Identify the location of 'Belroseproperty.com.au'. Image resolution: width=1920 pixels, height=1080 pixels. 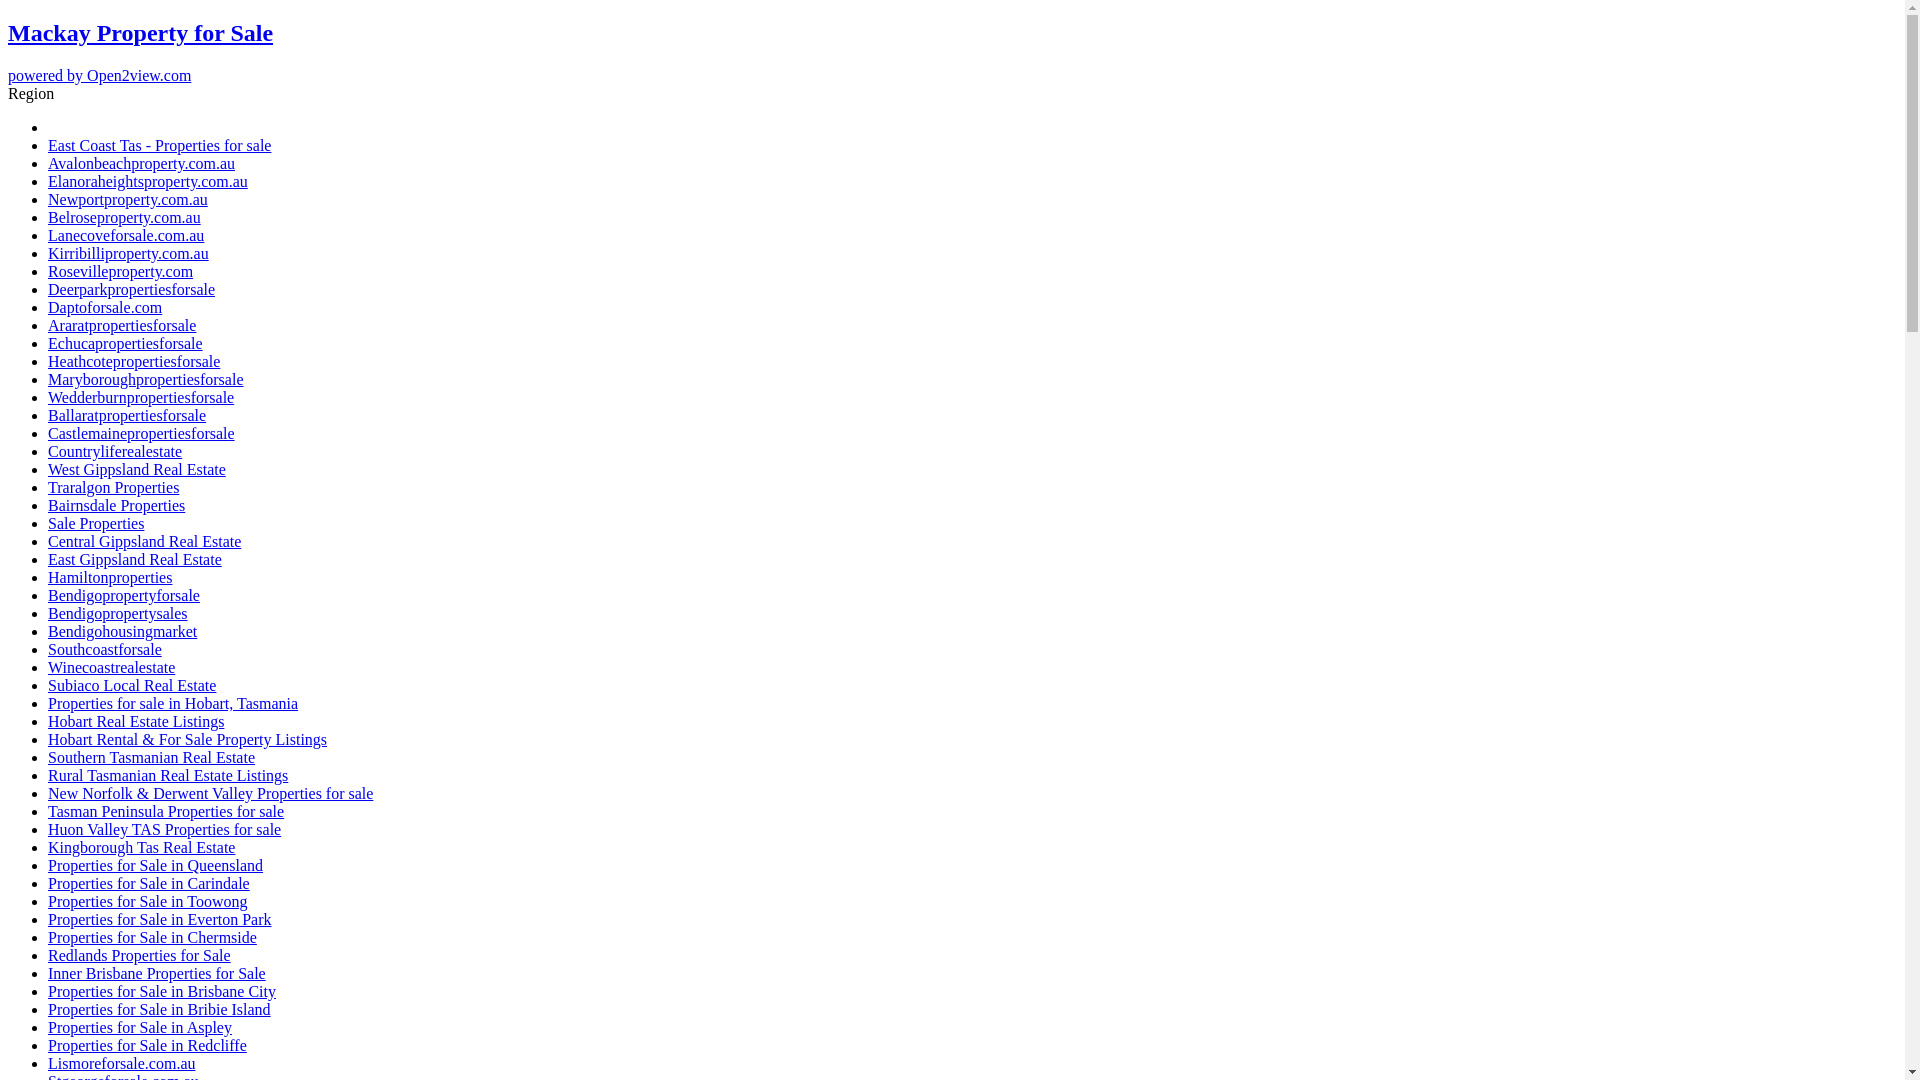
(123, 217).